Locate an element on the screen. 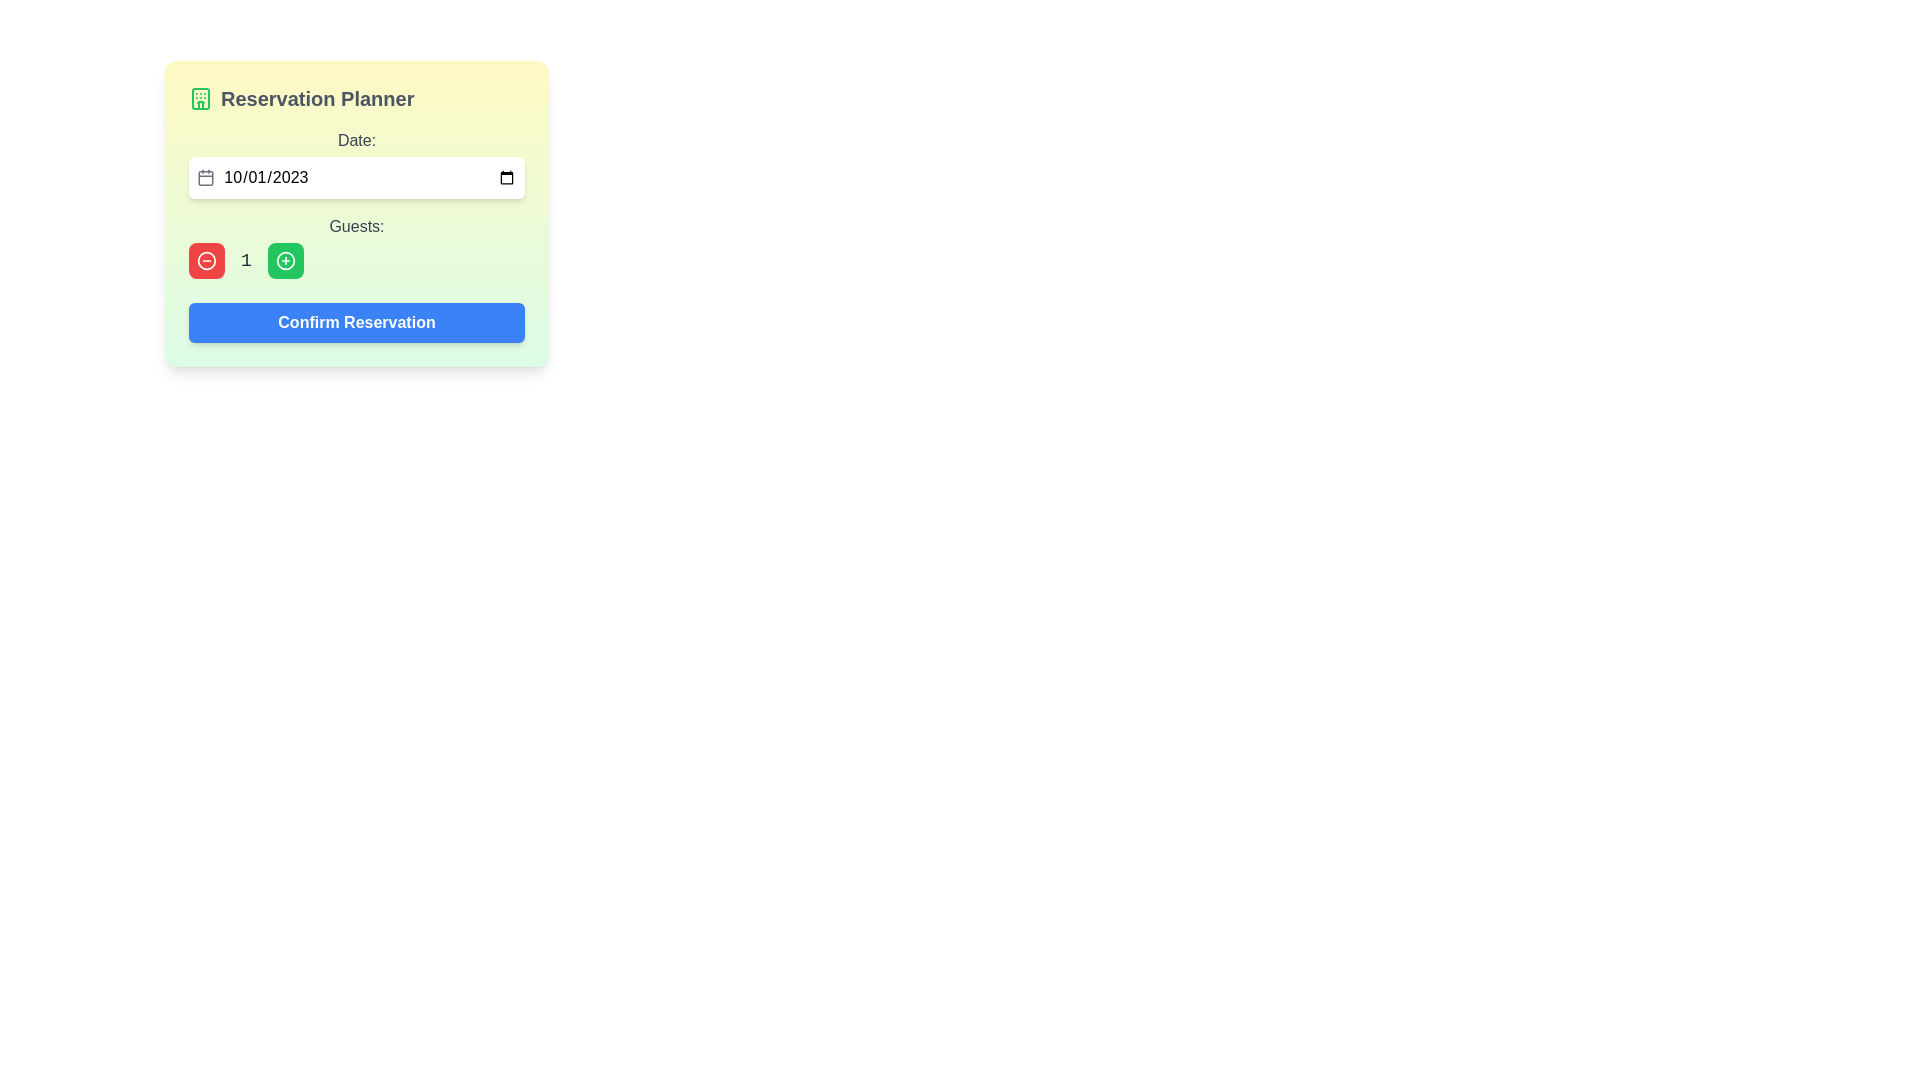 The height and width of the screenshot is (1080, 1920). the increment button of the content component used for adjusting the number of guests, located directly below the 'Date' section of the reservation form is located at coordinates (356, 245).